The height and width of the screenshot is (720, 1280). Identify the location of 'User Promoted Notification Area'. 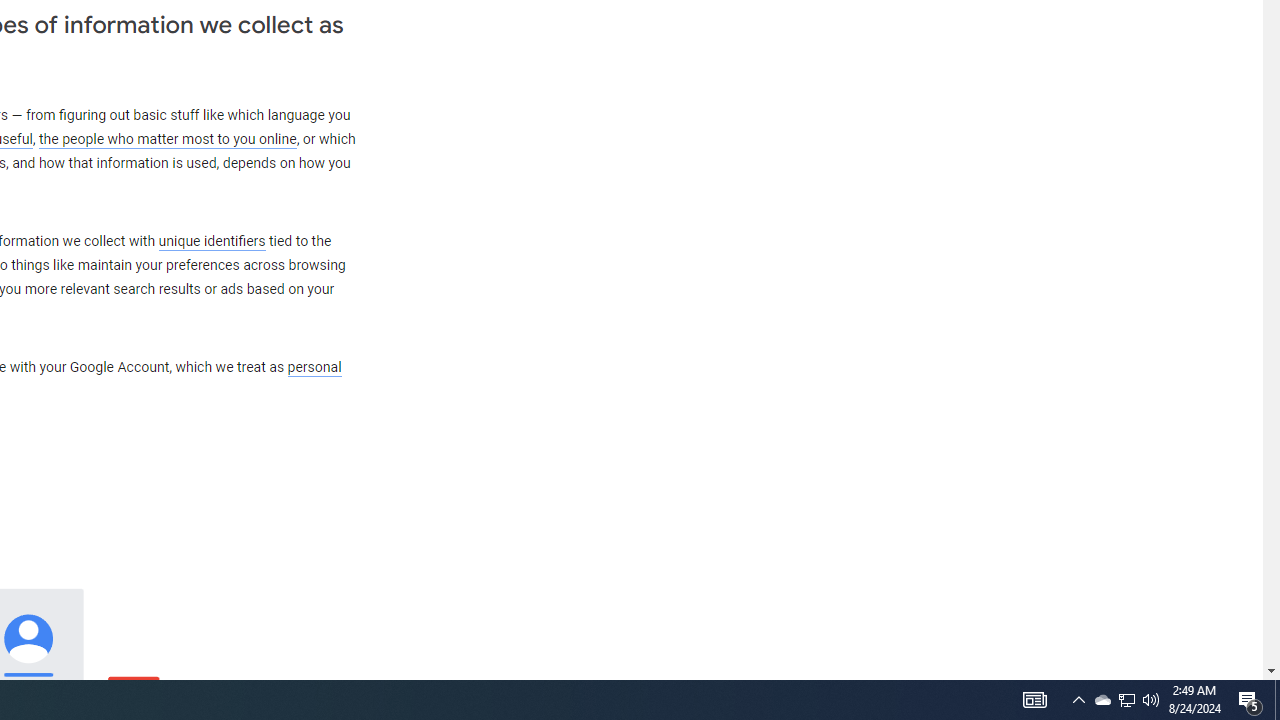
(1127, 698).